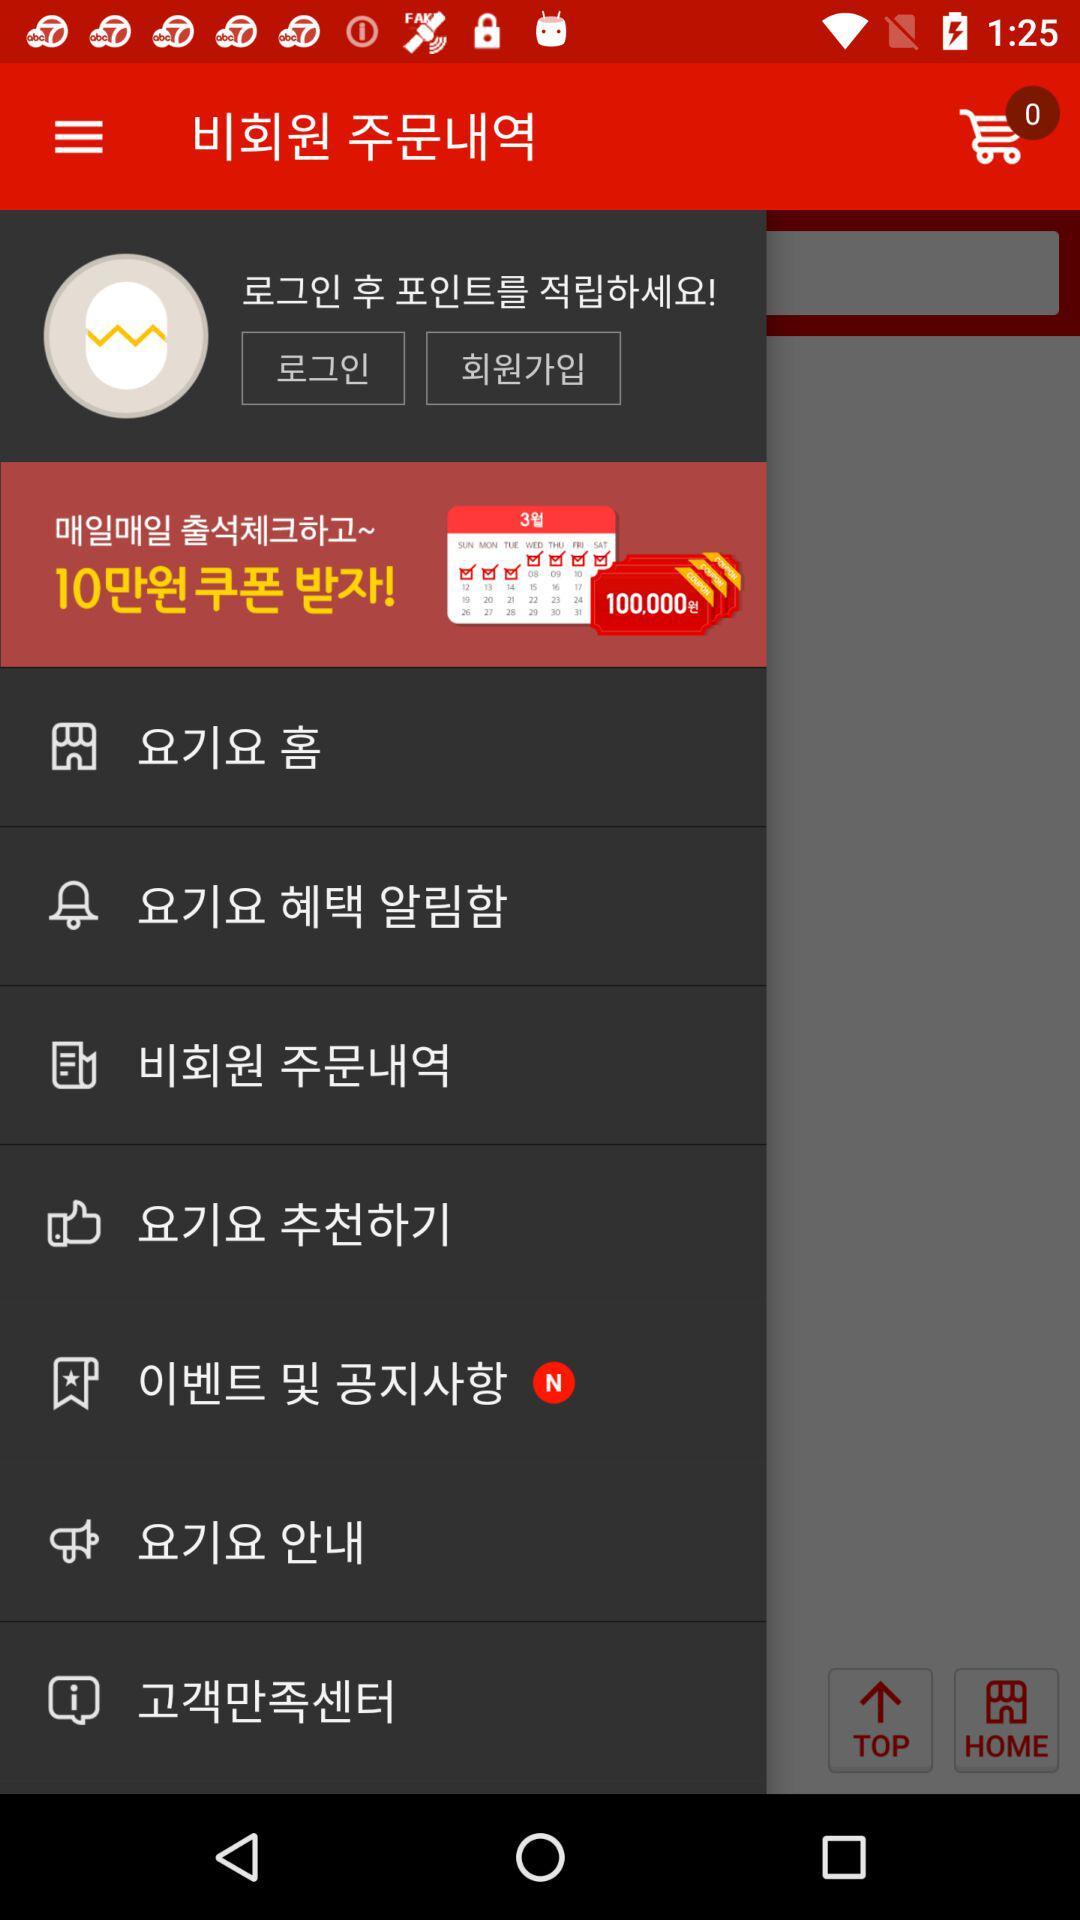  Describe the element at coordinates (890, 1730) in the screenshot. I see `the arrow_upward icon` at that location.